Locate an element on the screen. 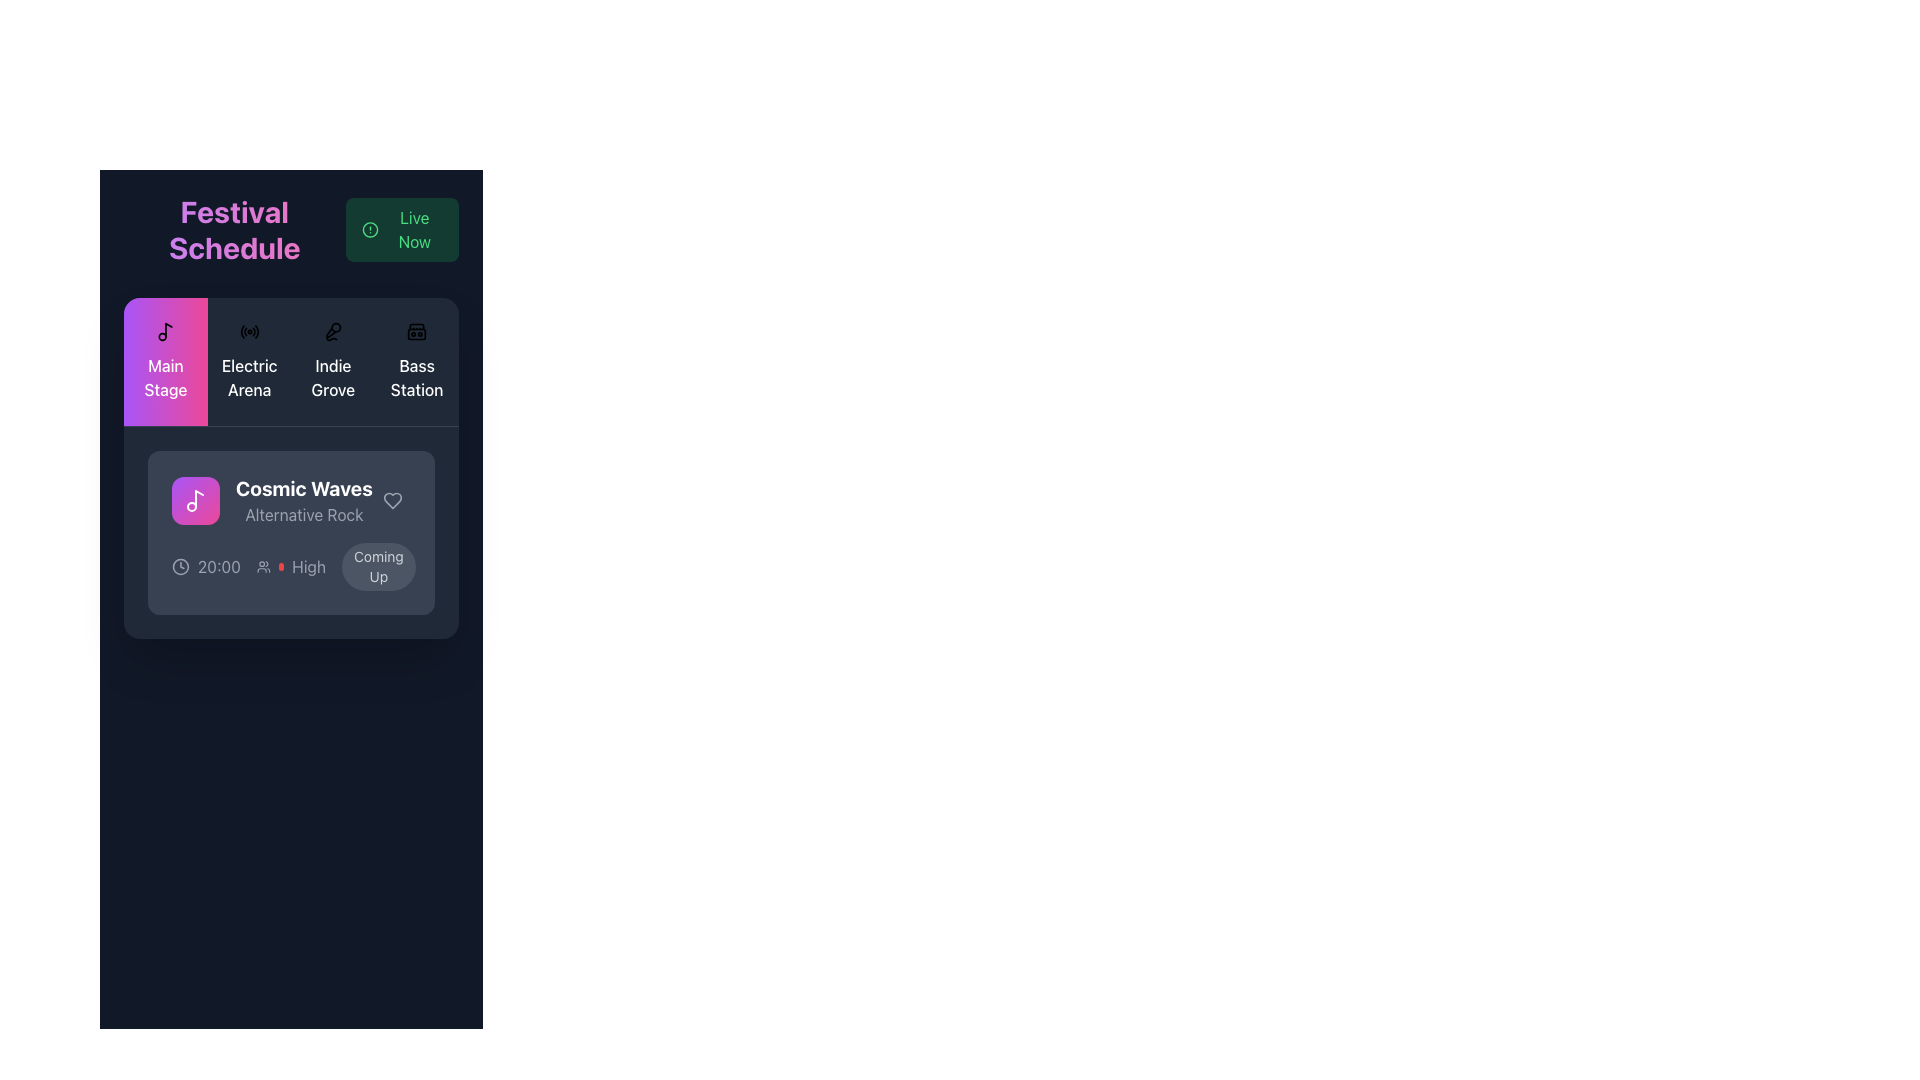  the first button in a row of four navigation buttons, positioned at the far left is located at coordinates (165, 362).